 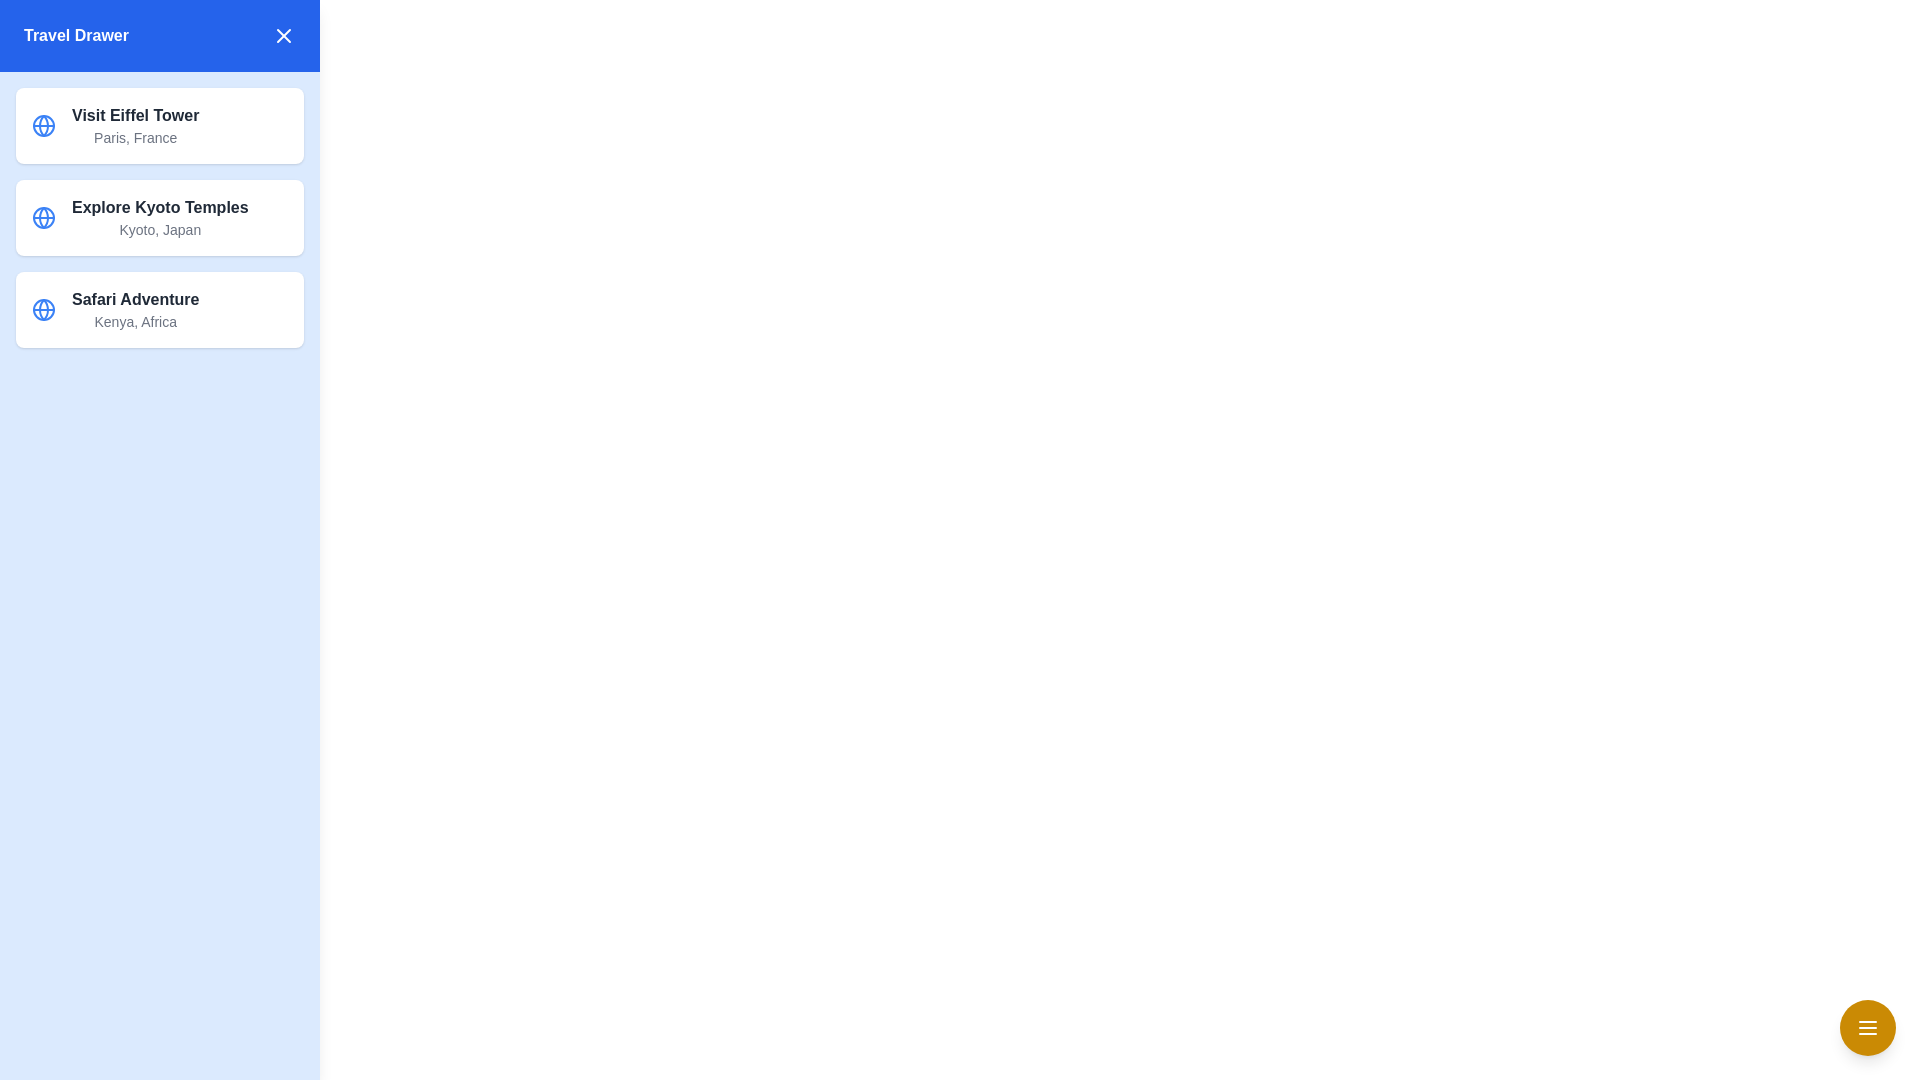 What do you see at coordinates (134, 309) in the screenshot?
I see `title and subtitle text displayed in the center of the third travel destination card, which is located under the cards labeled 'Visit Eiffel Tower' and 'Explore Kyoto Temples'` at bounding box center [134, 309].